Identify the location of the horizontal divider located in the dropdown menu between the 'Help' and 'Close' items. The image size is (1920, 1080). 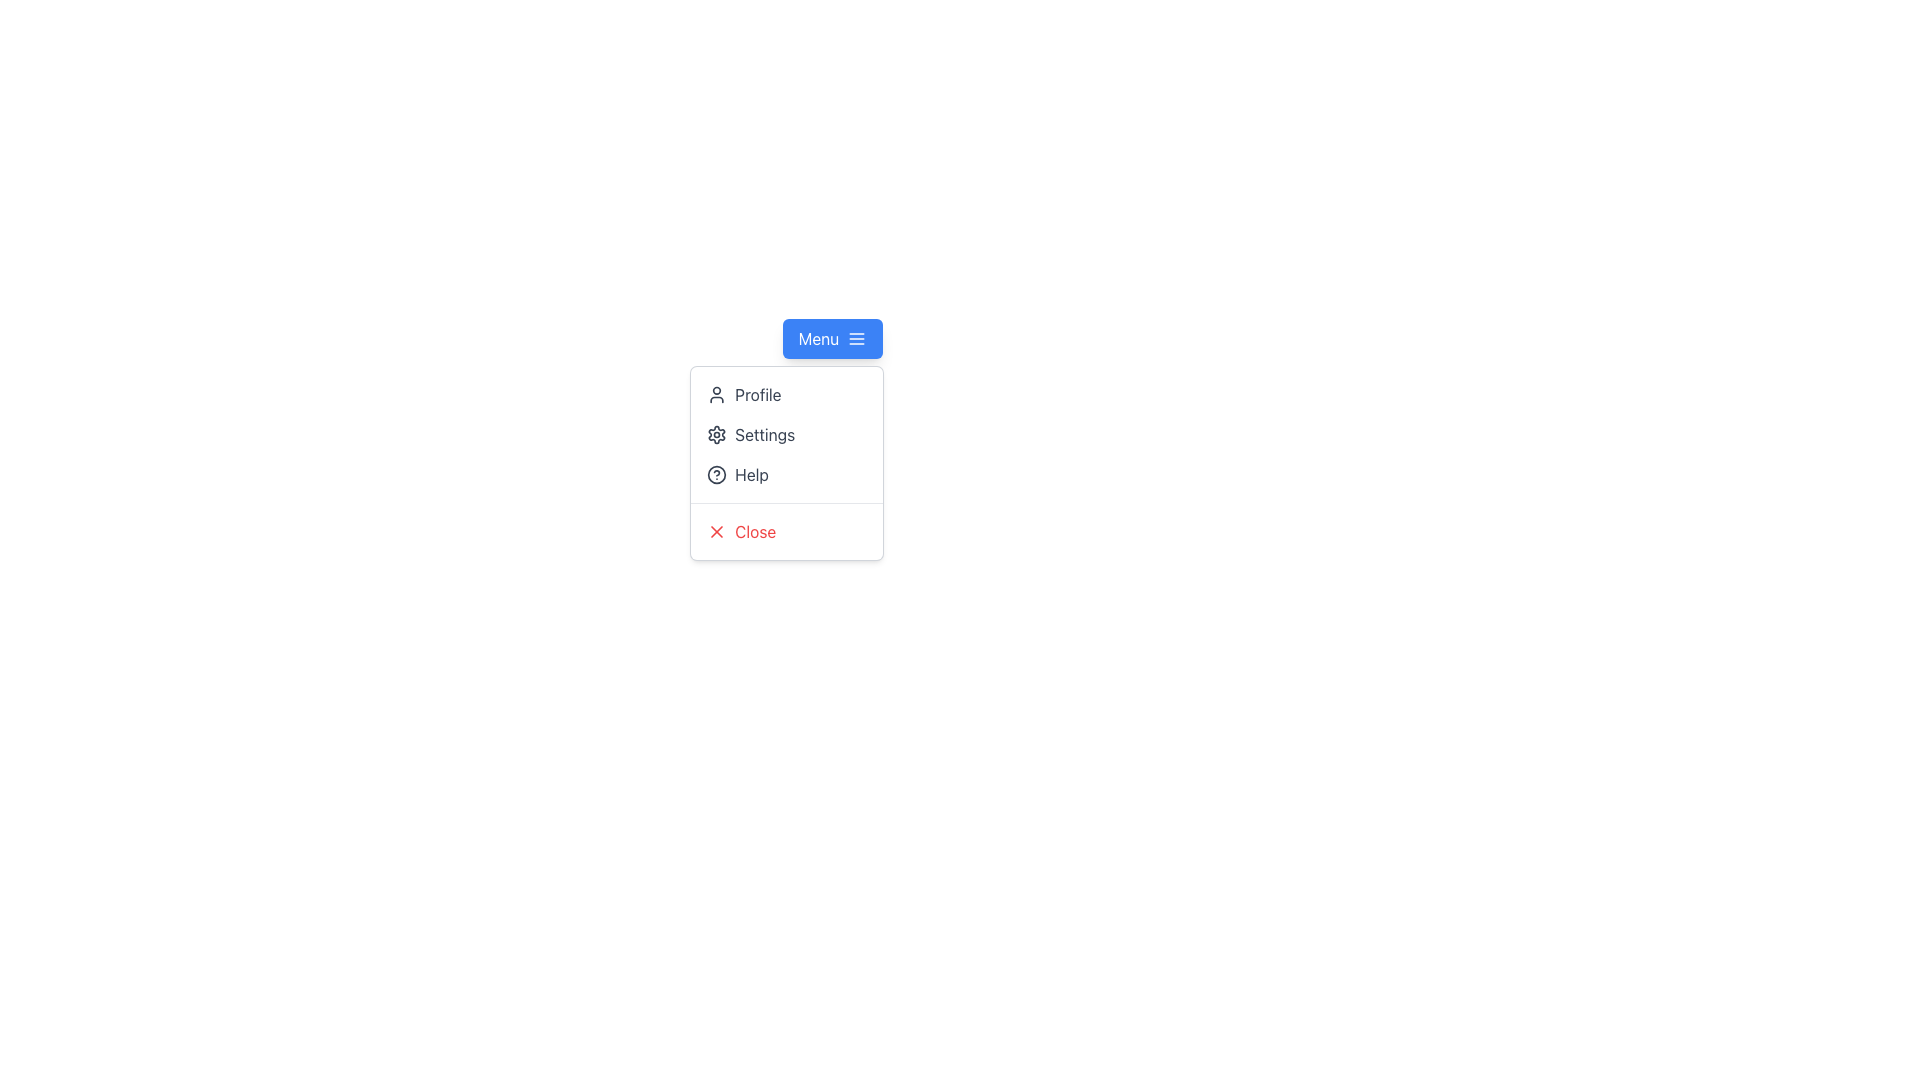
(786, 502).